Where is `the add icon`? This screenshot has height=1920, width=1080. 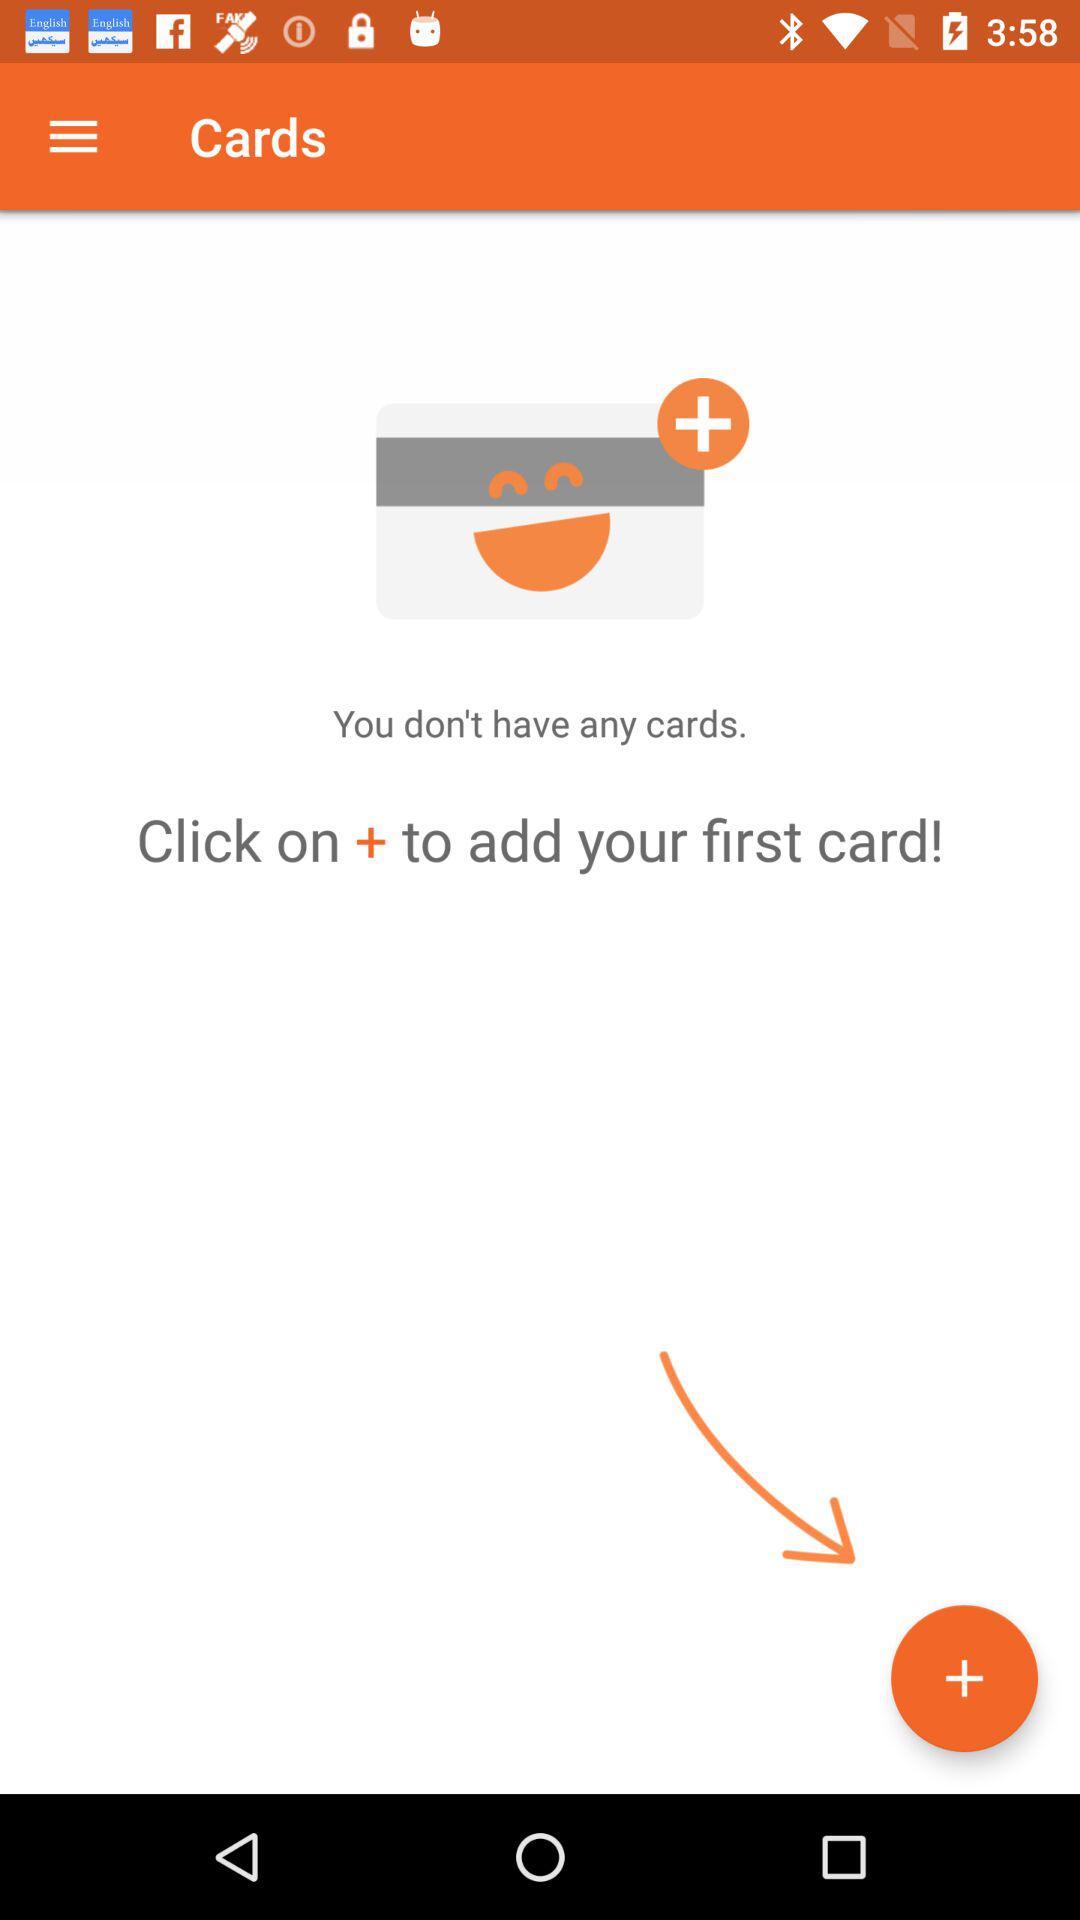
the add icon is located at coordinates (963, 1678).